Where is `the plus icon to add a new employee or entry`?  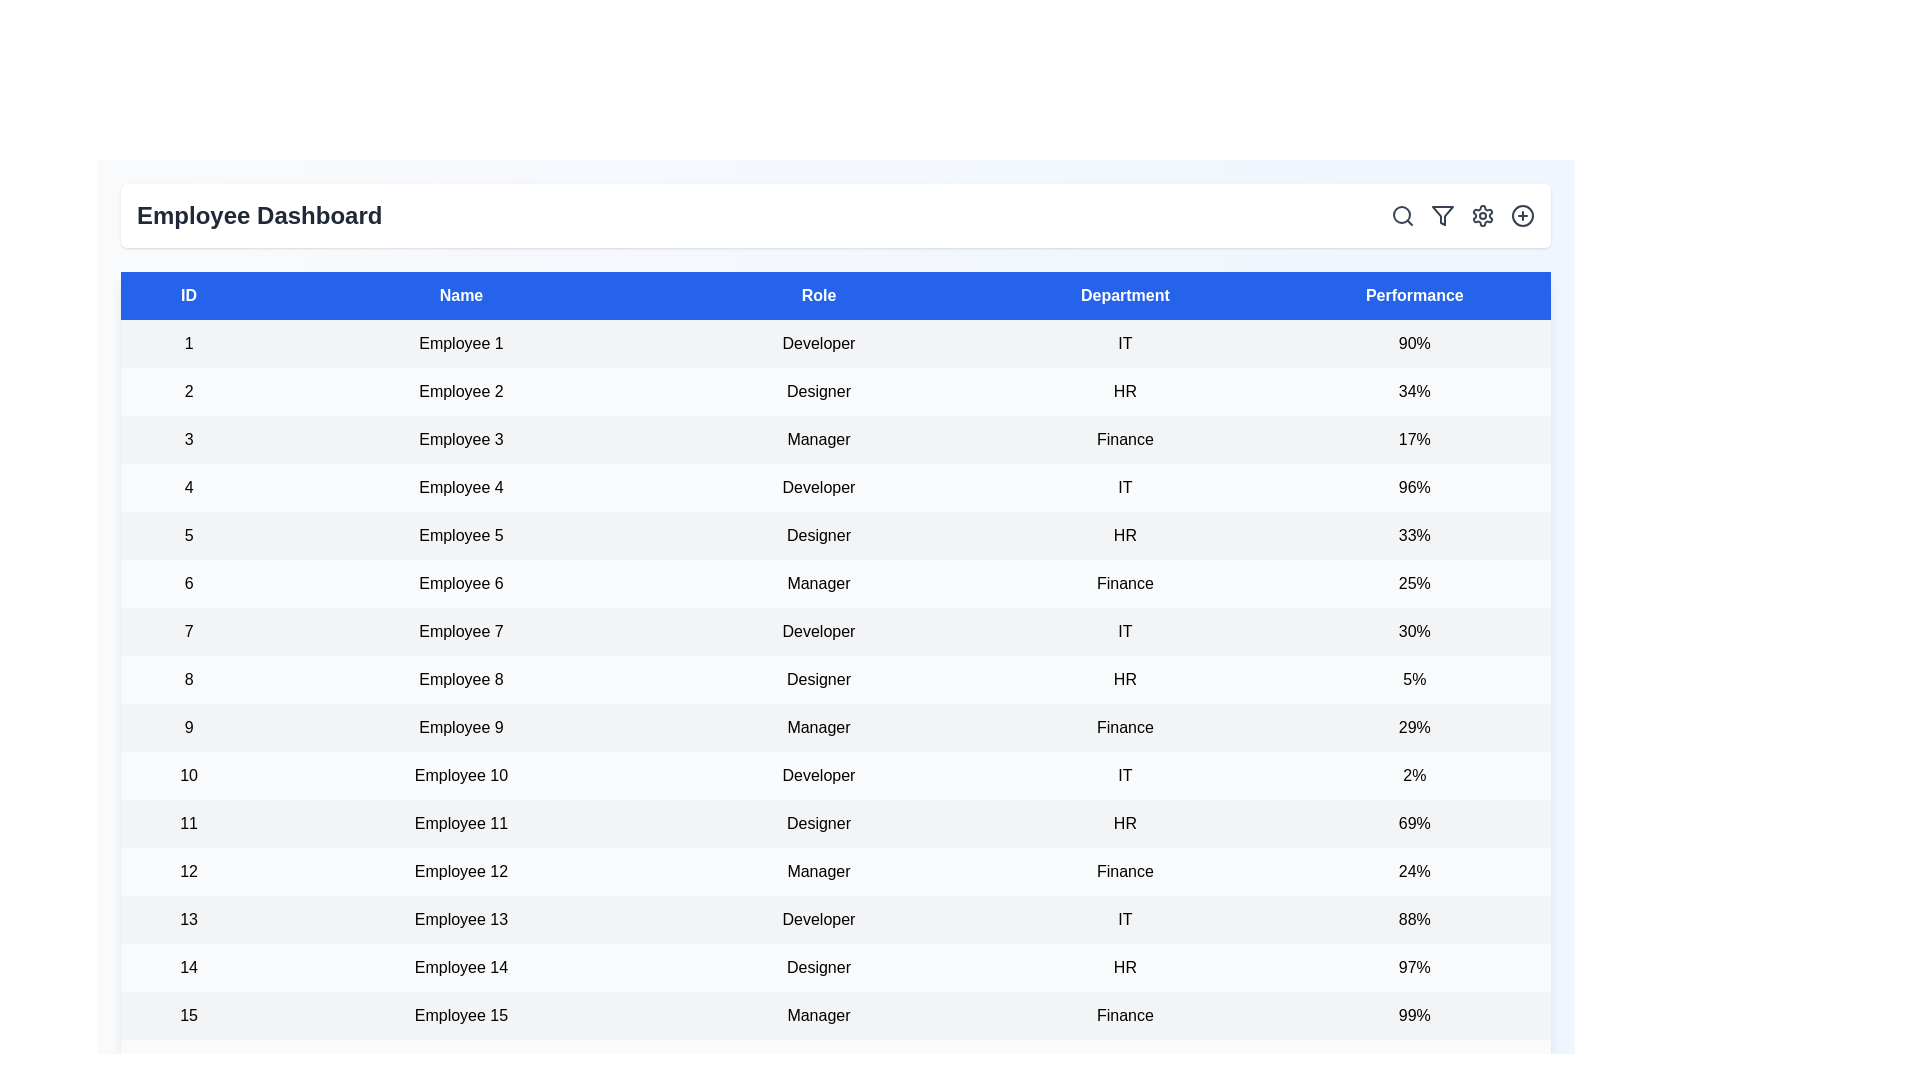 the plus icon to add a new employee or entry is located at coordinates (1521, 216).